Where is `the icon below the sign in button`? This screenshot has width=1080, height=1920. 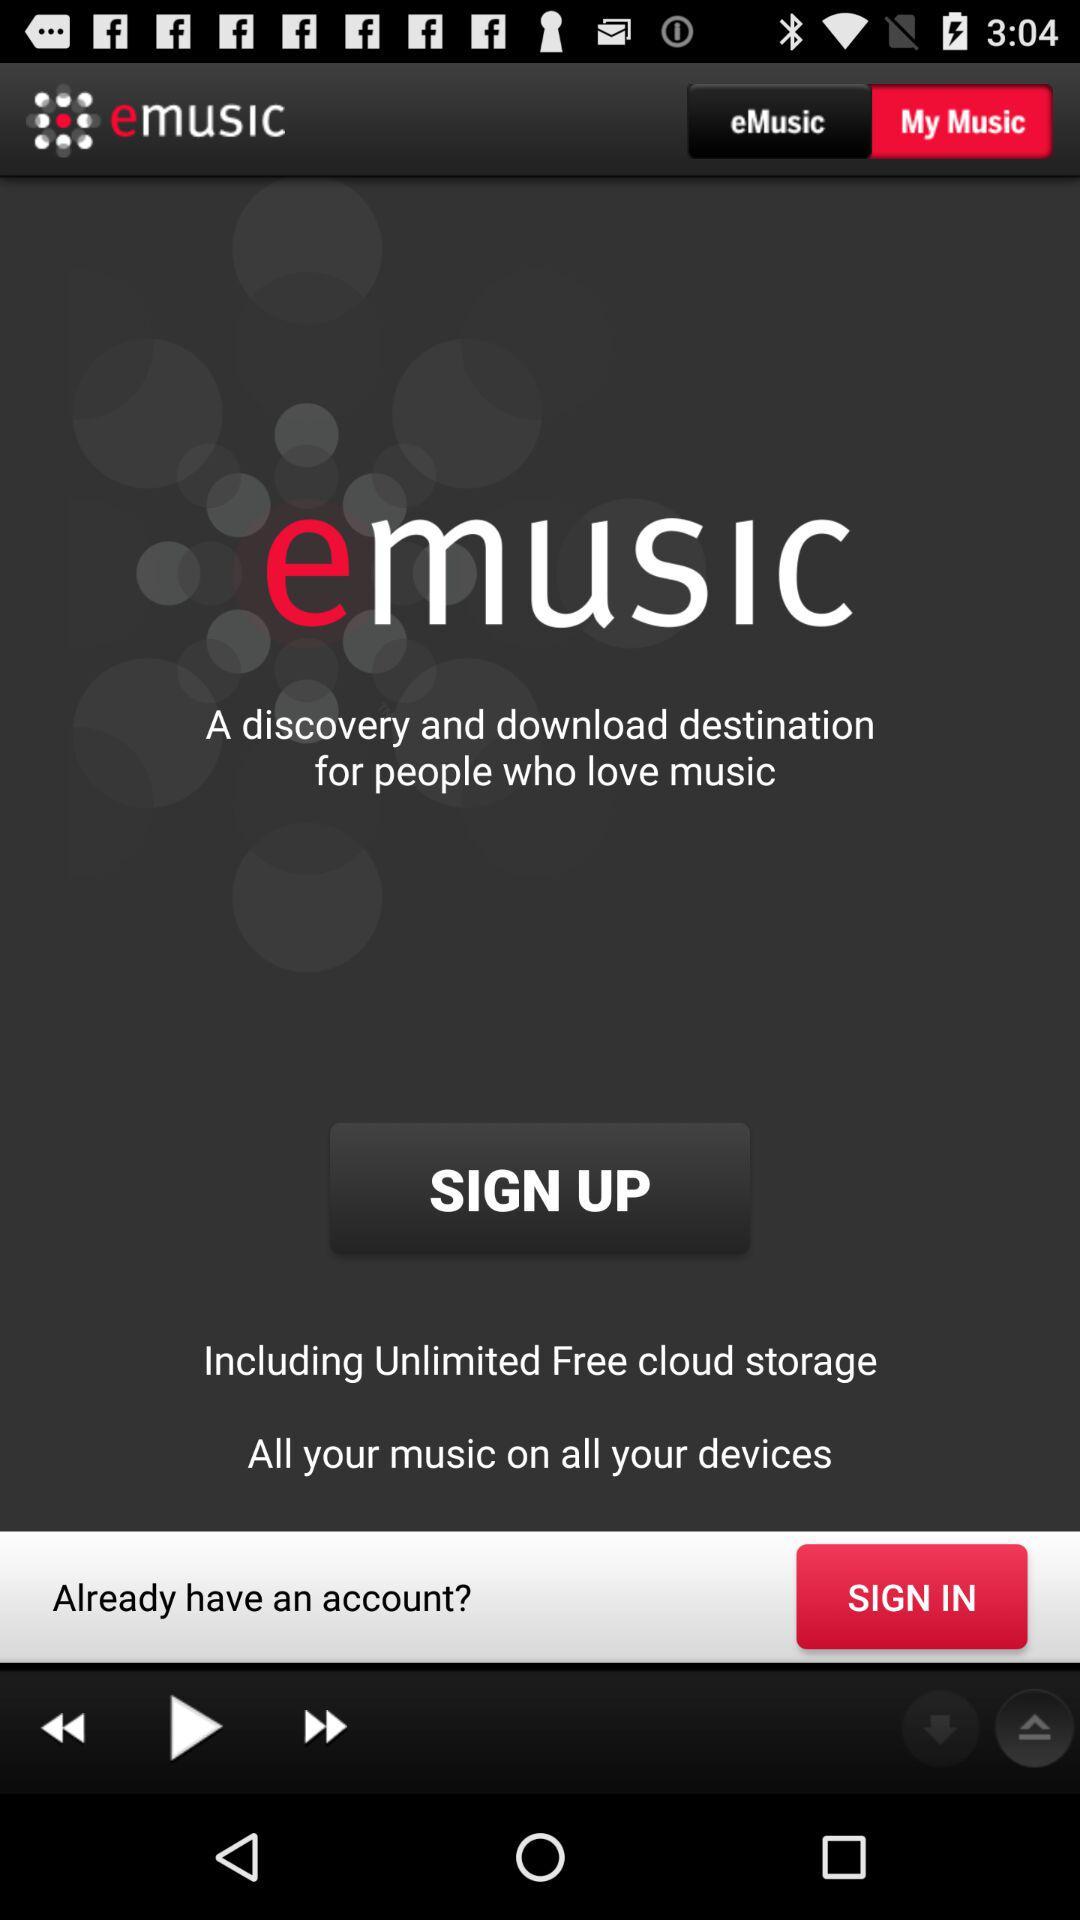 the icon below the sign in button is located at coordinates (1034, 1728).